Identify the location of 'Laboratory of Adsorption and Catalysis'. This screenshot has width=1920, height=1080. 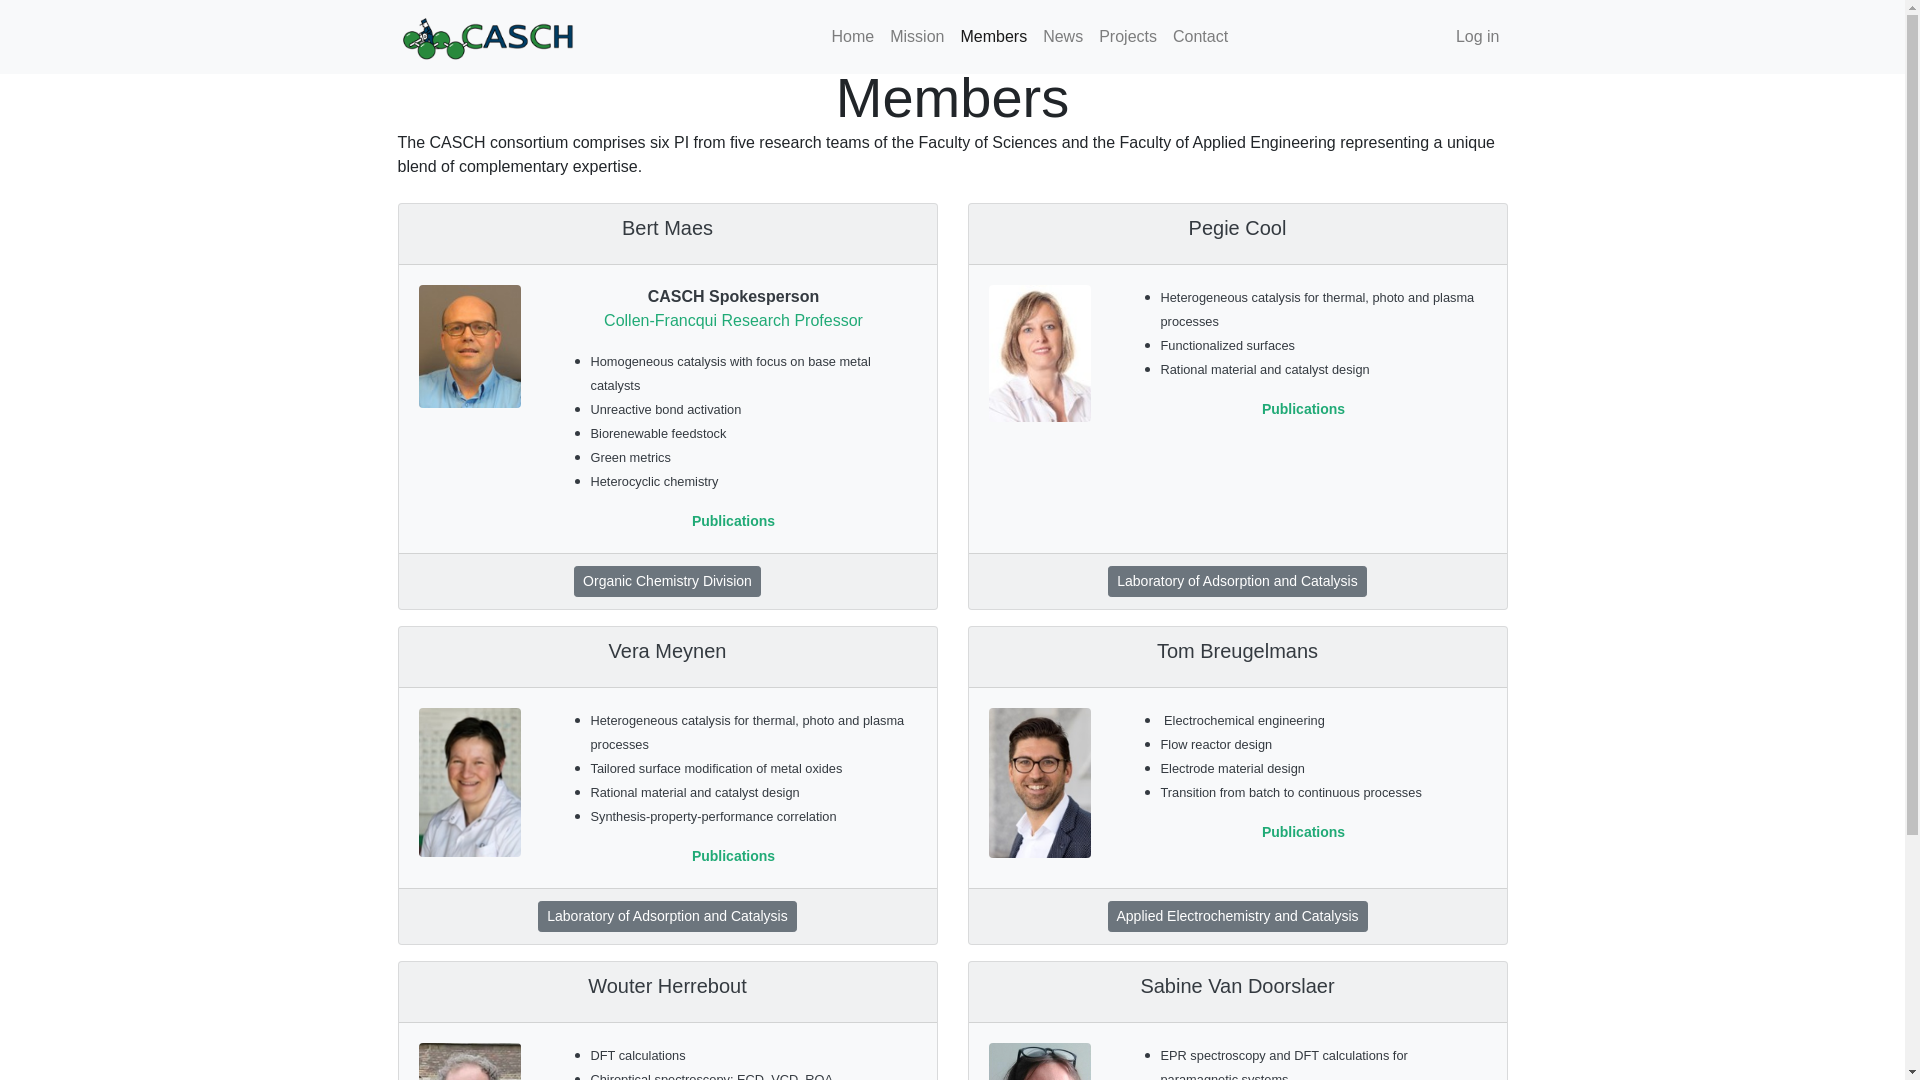
(667, 916).